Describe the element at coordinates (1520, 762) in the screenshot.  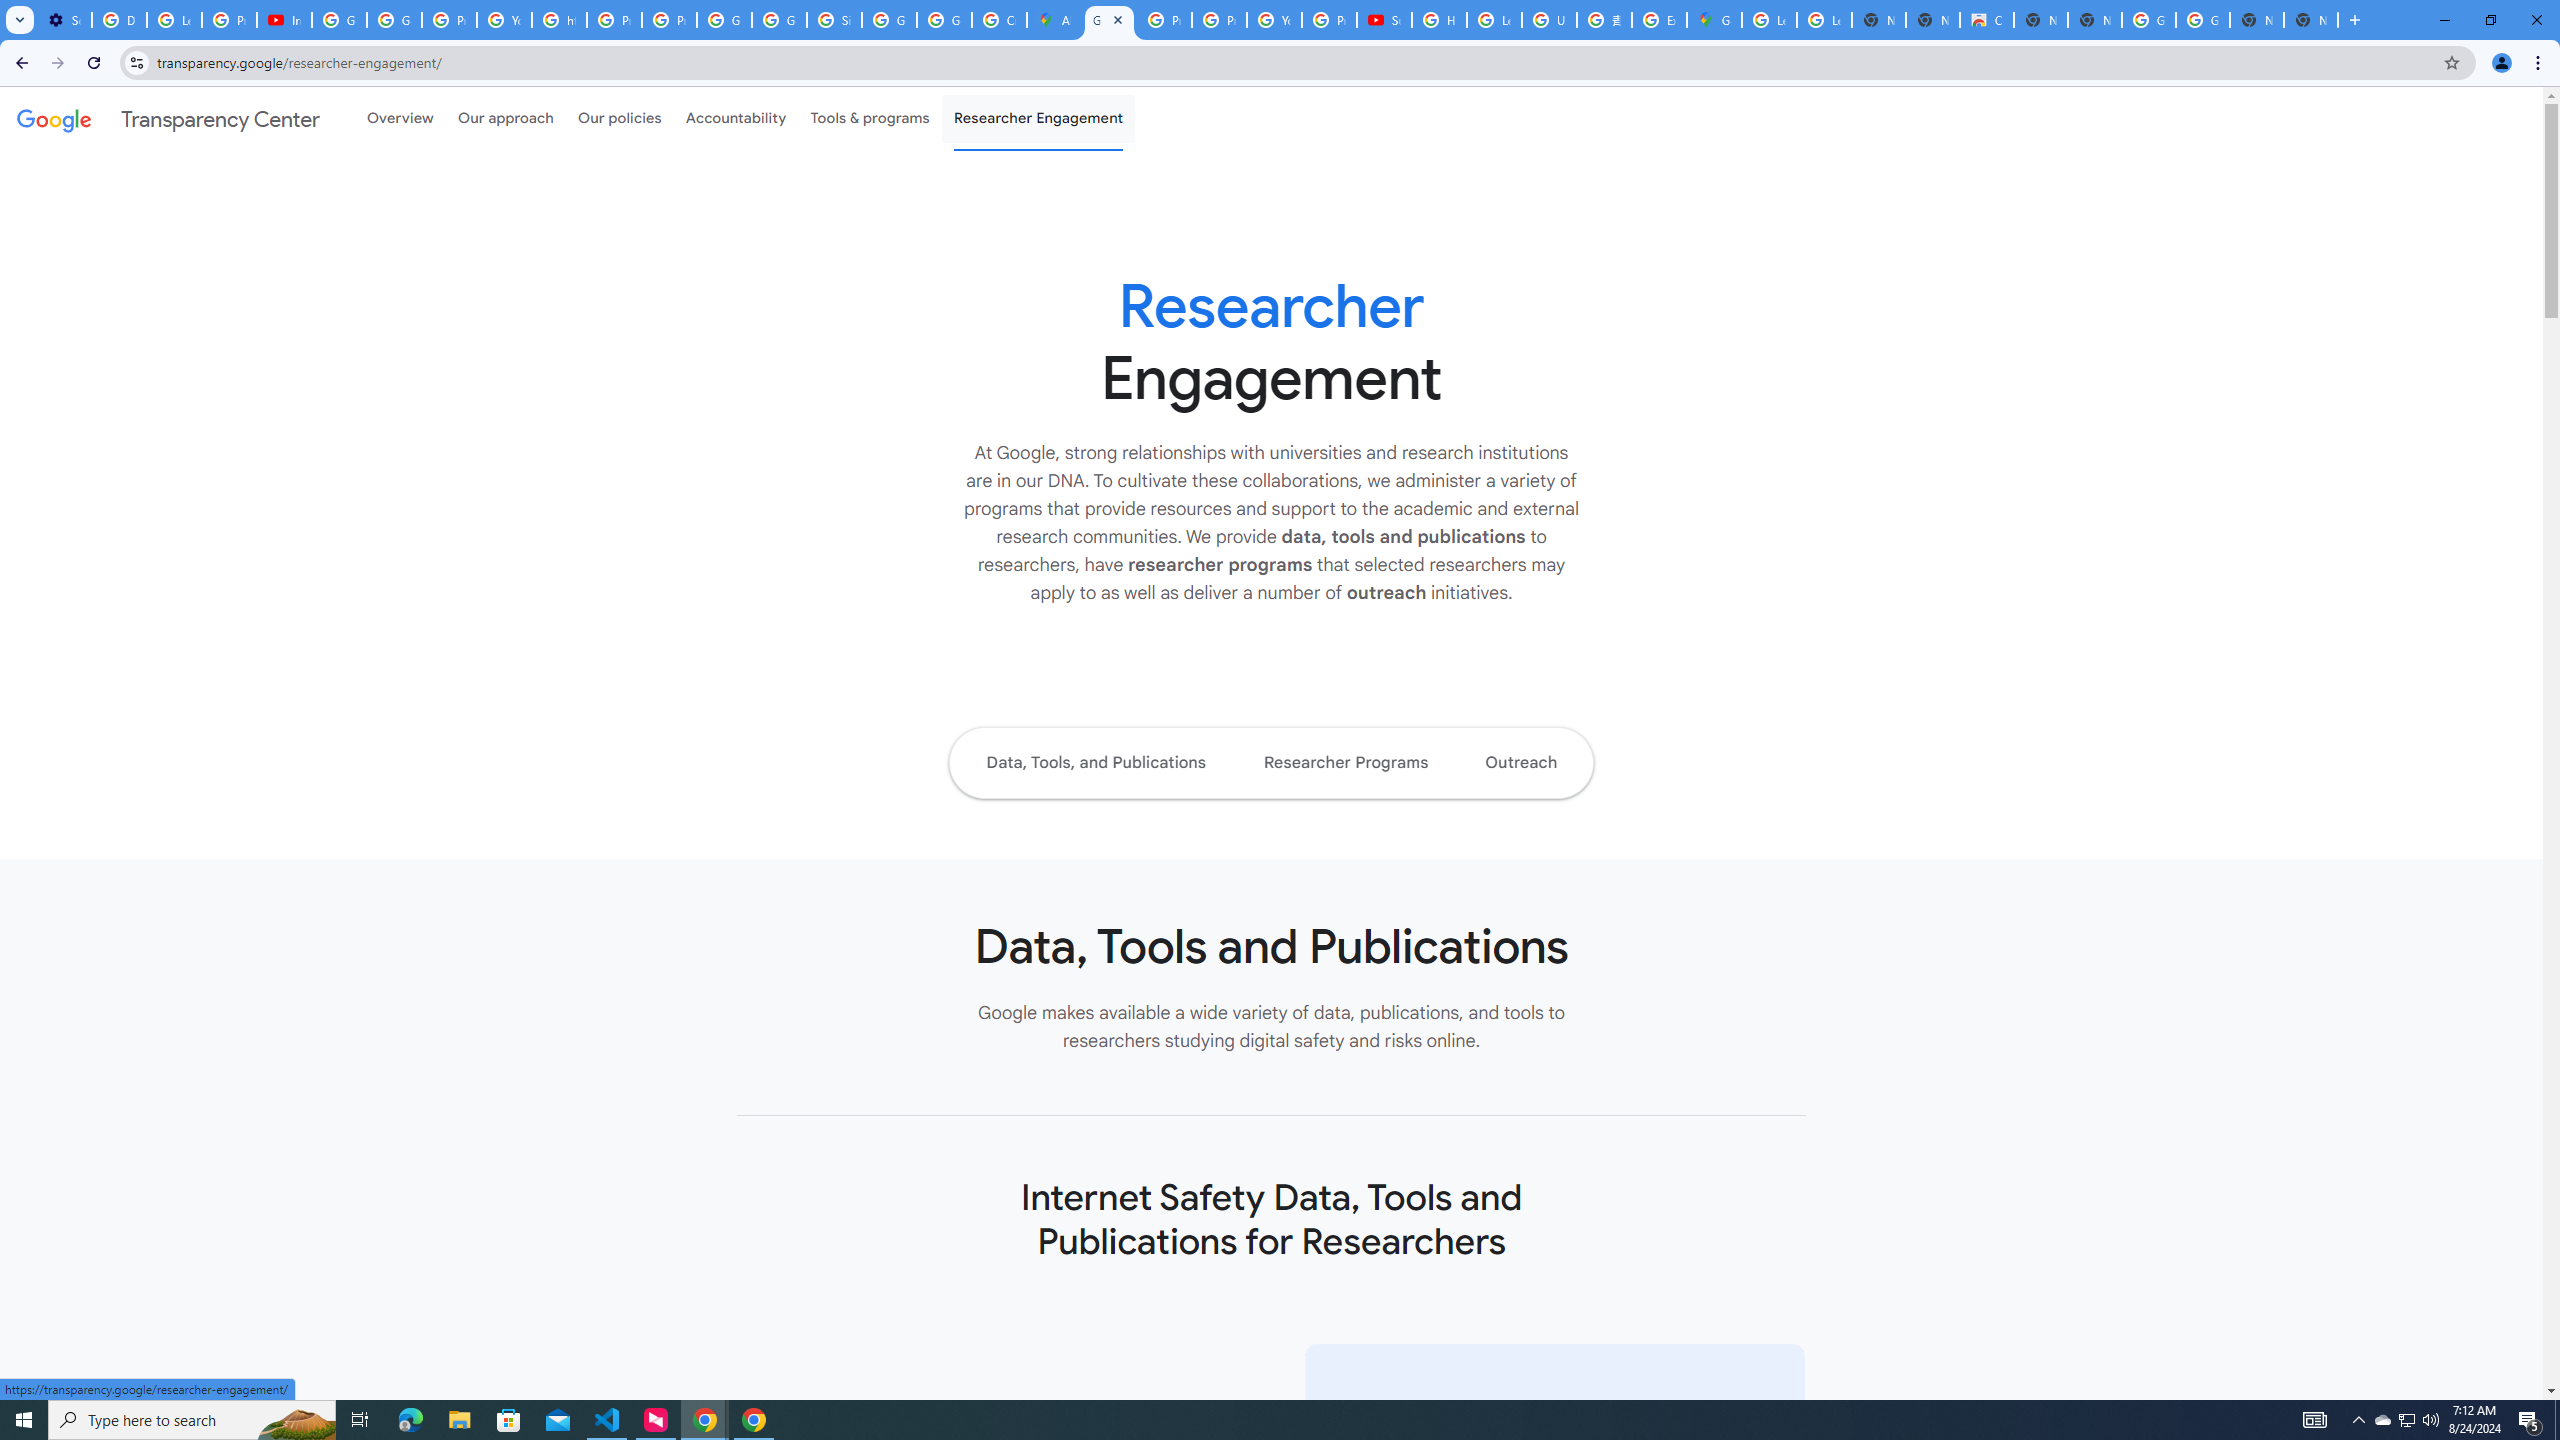
I see `'Outreach'` at that location.